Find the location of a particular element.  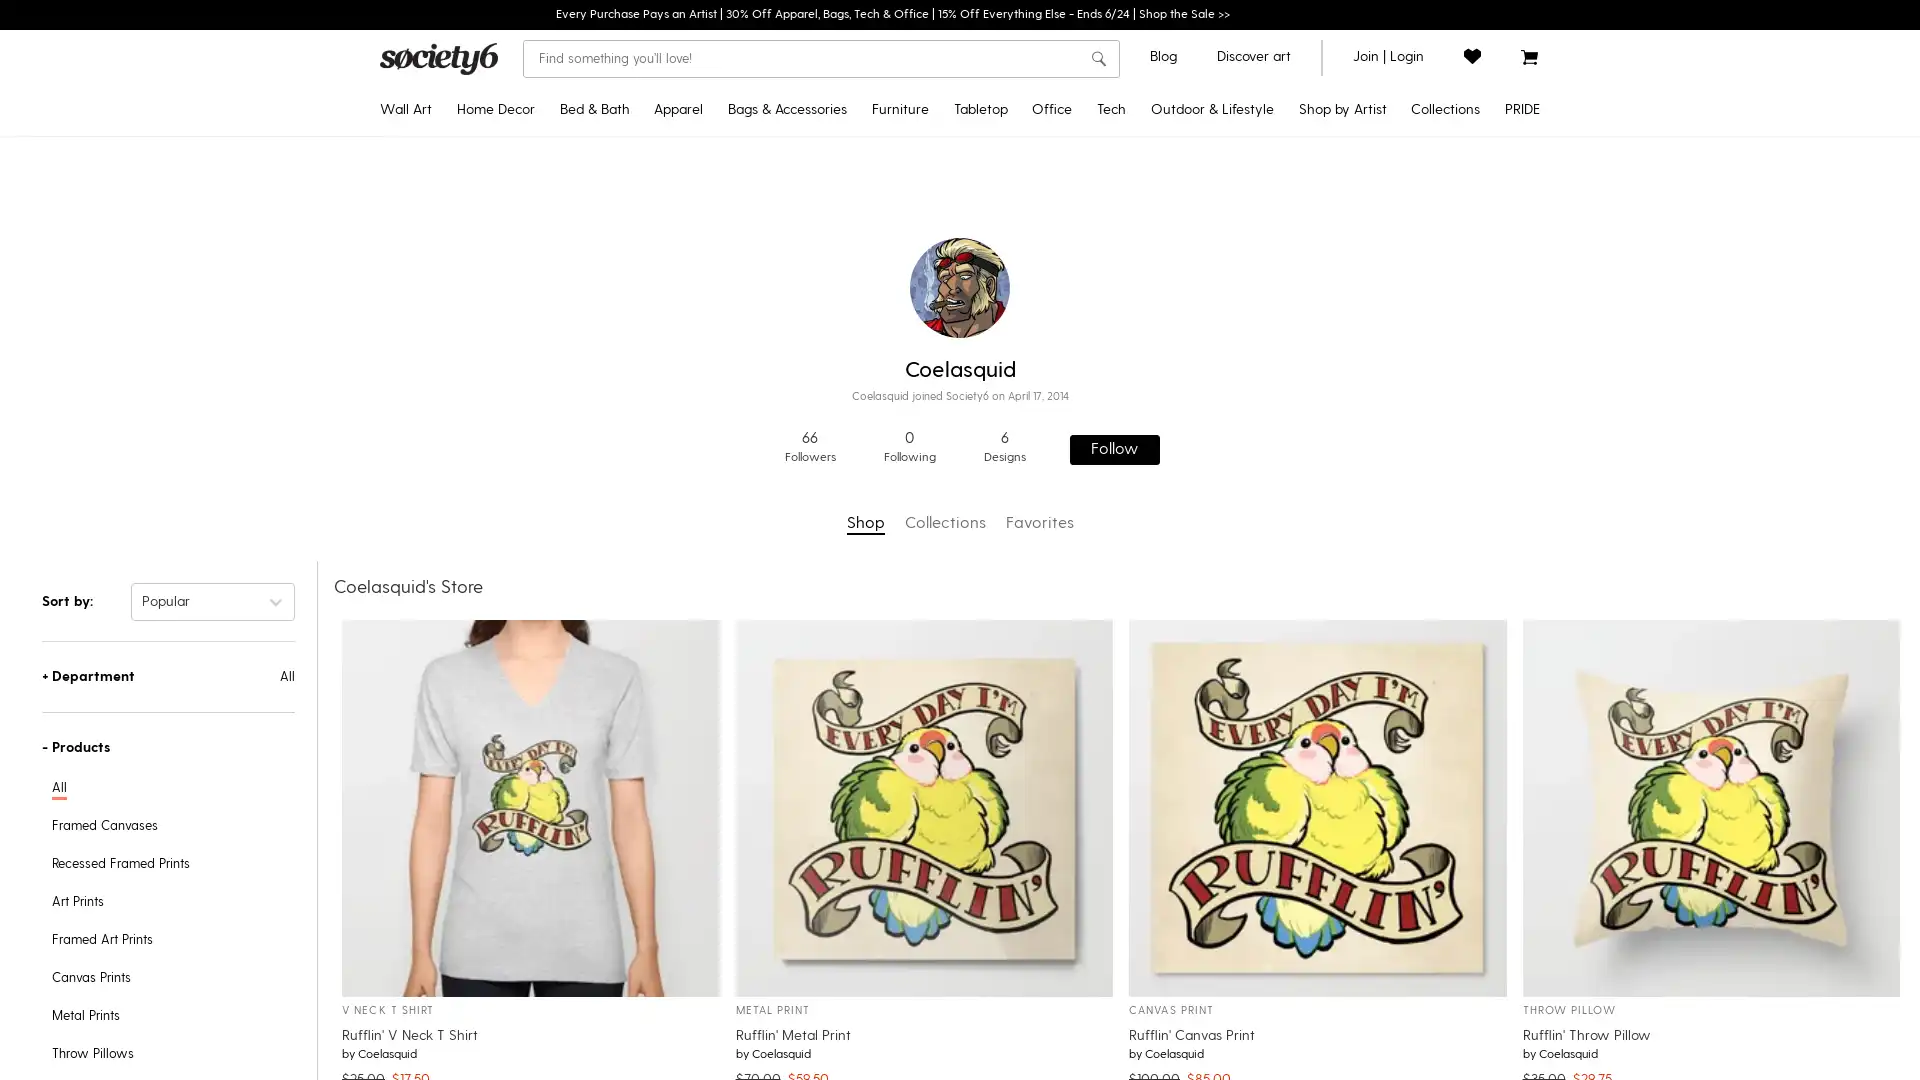

Discover Cotton Bedding is located at coordinates (1371, 515).